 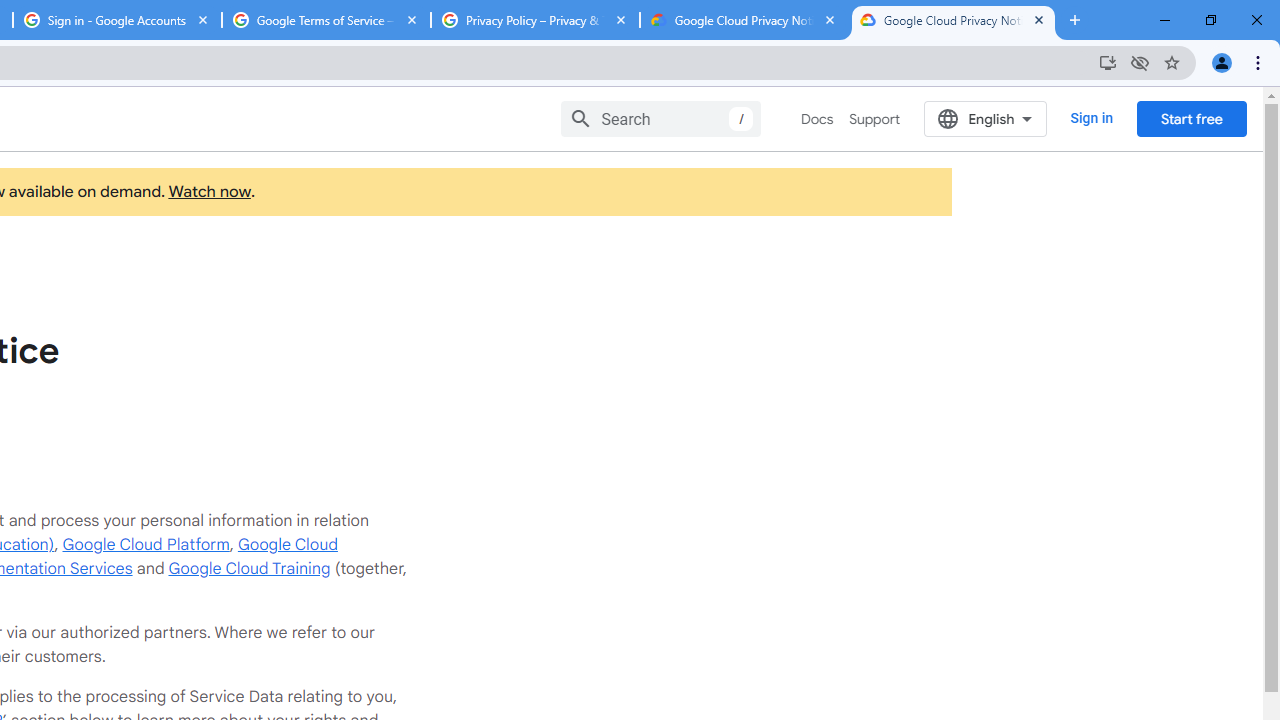 I want to click on 'Google Cloud Privacy Notice', so click(x=952, y=20).